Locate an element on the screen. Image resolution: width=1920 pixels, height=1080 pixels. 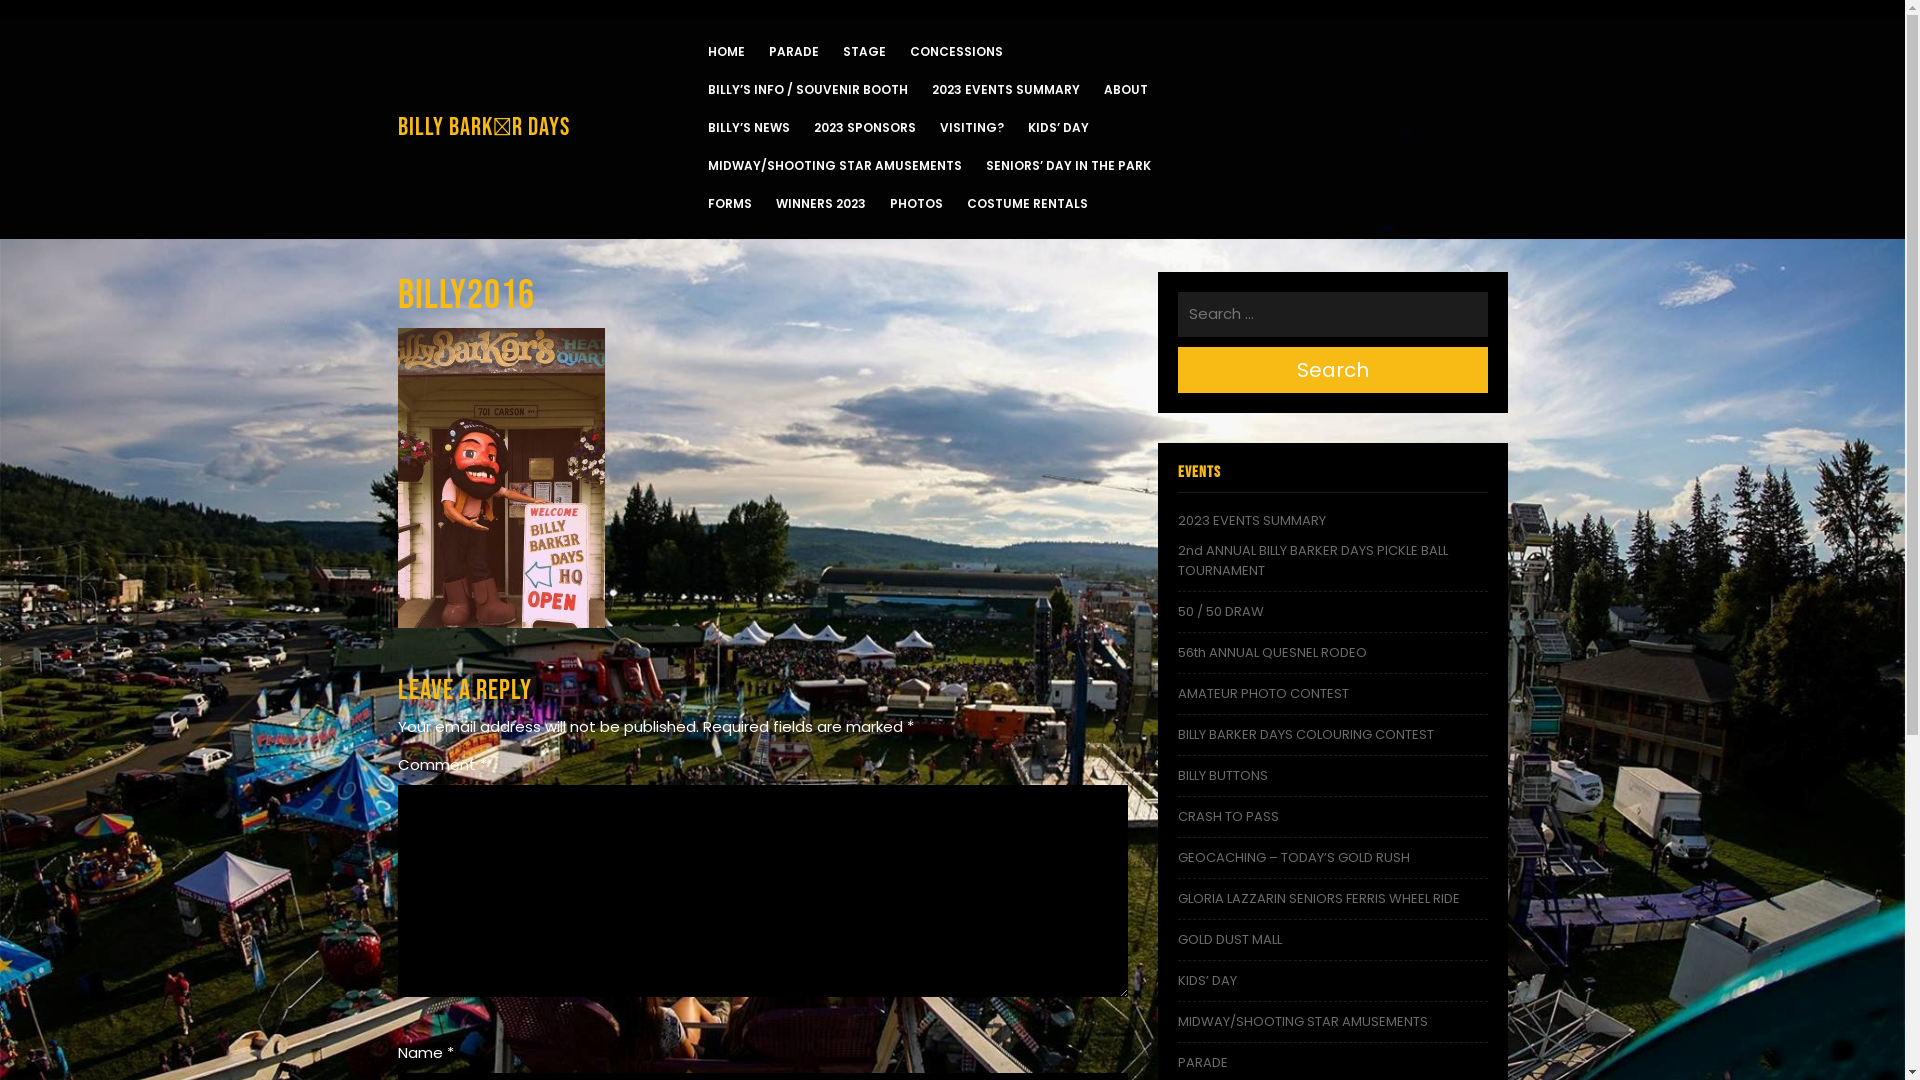
'BILLY BUTTONS' is located at coordinates (1177, 774).